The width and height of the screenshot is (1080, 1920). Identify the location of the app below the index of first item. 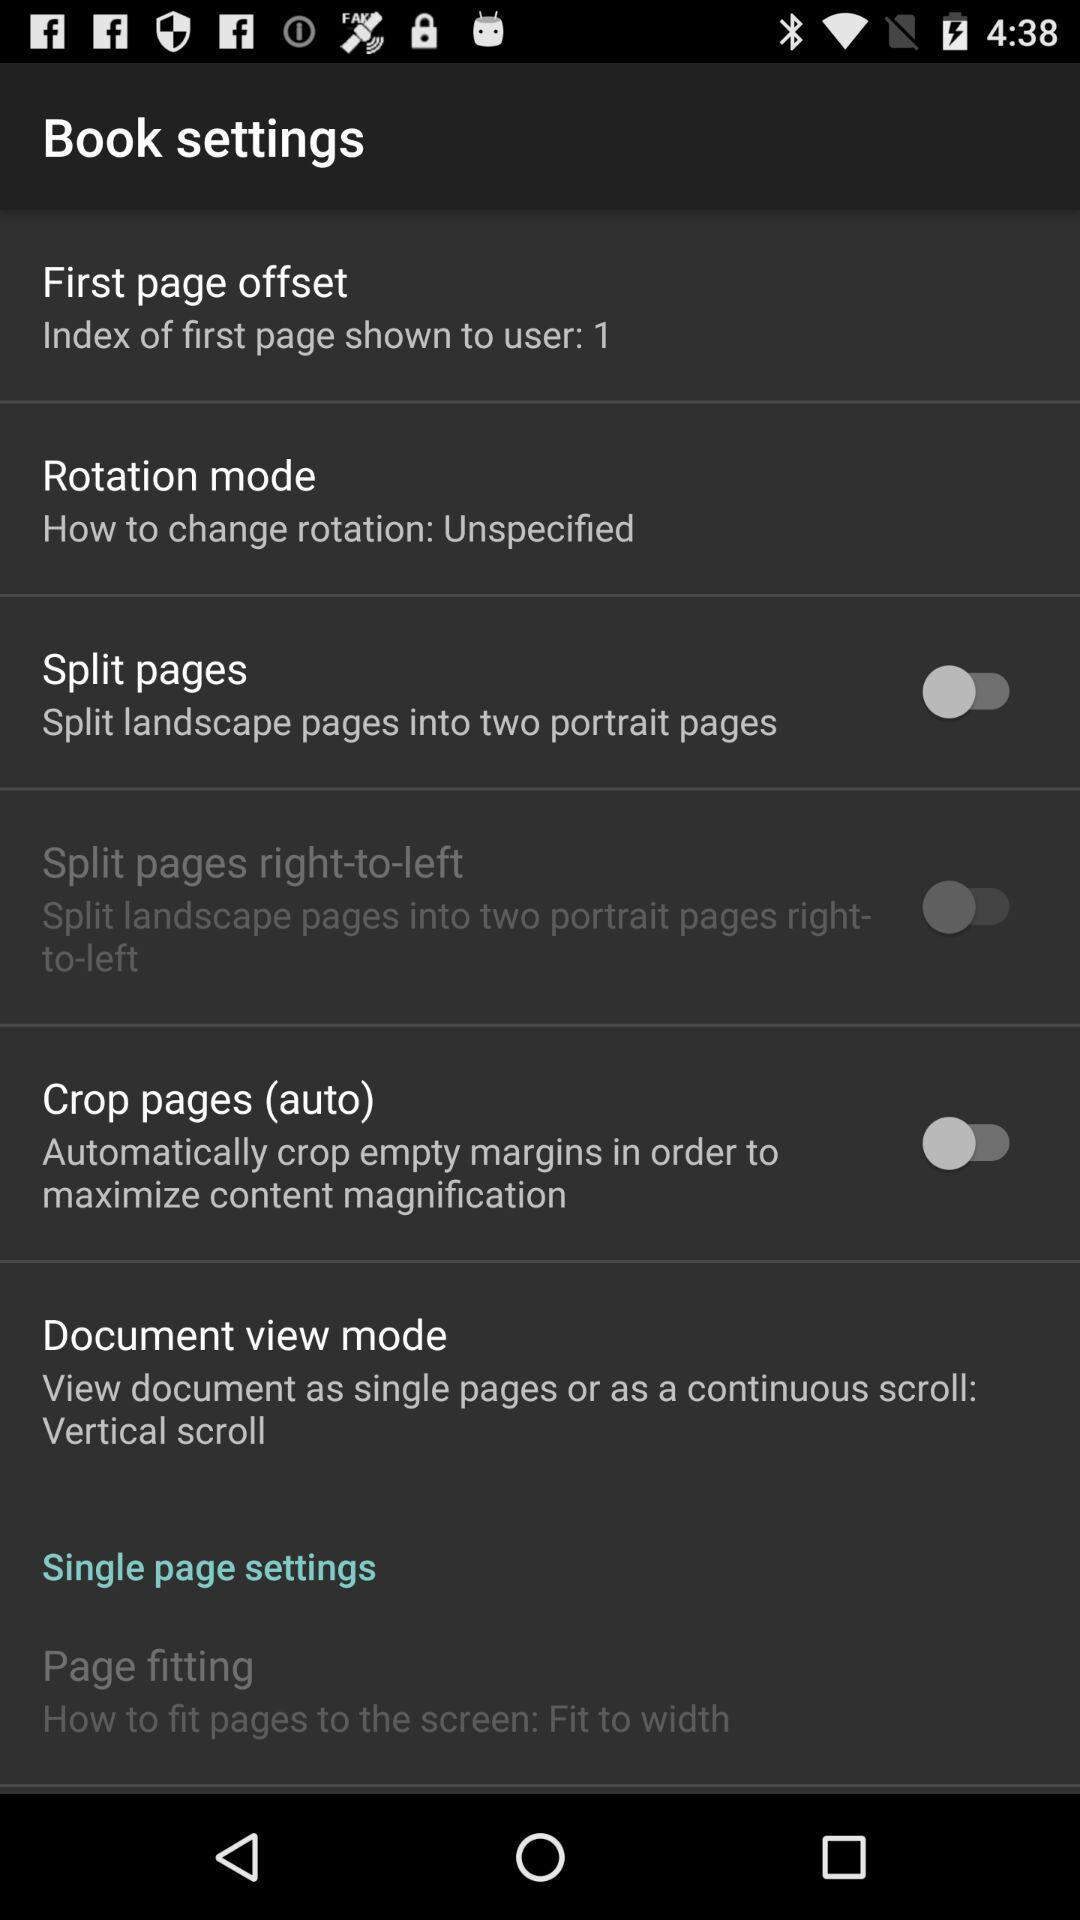
(178, 473).